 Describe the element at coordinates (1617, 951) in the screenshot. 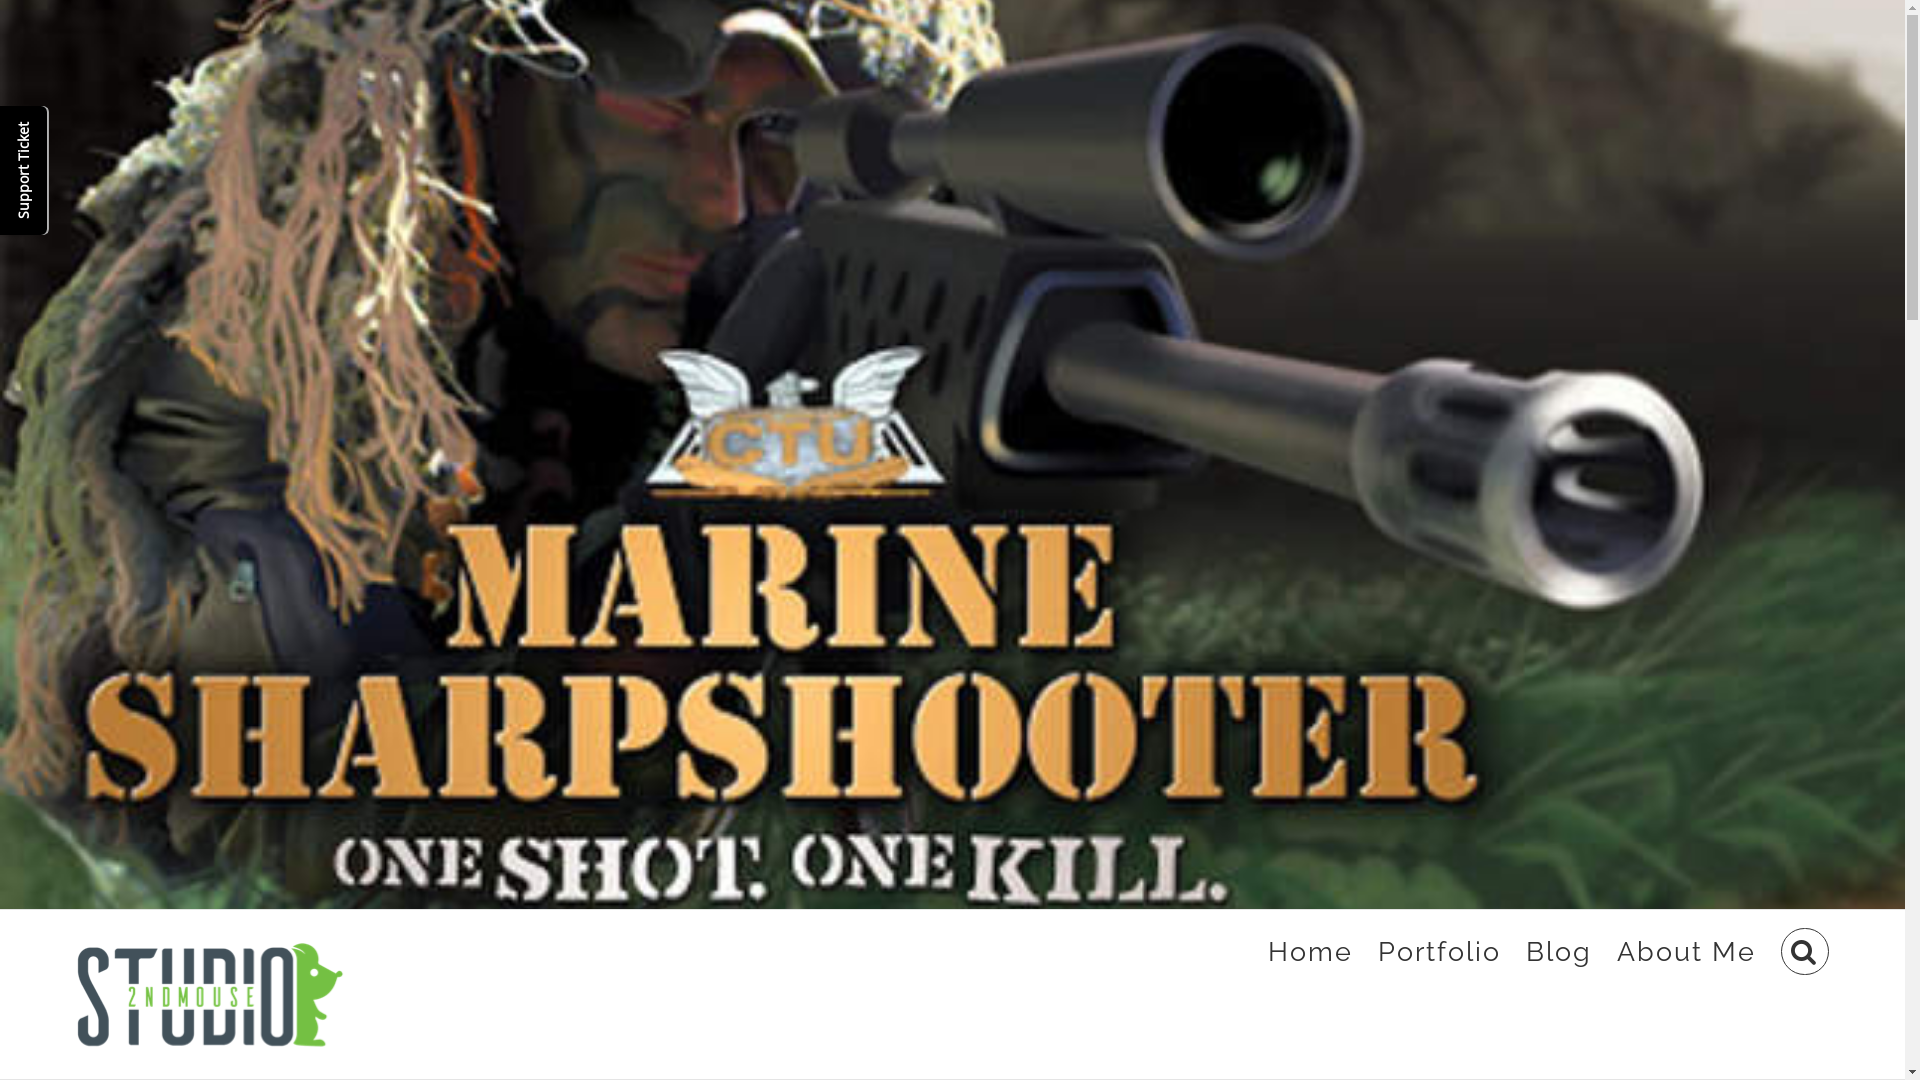

I see `'About Me'` at that location.